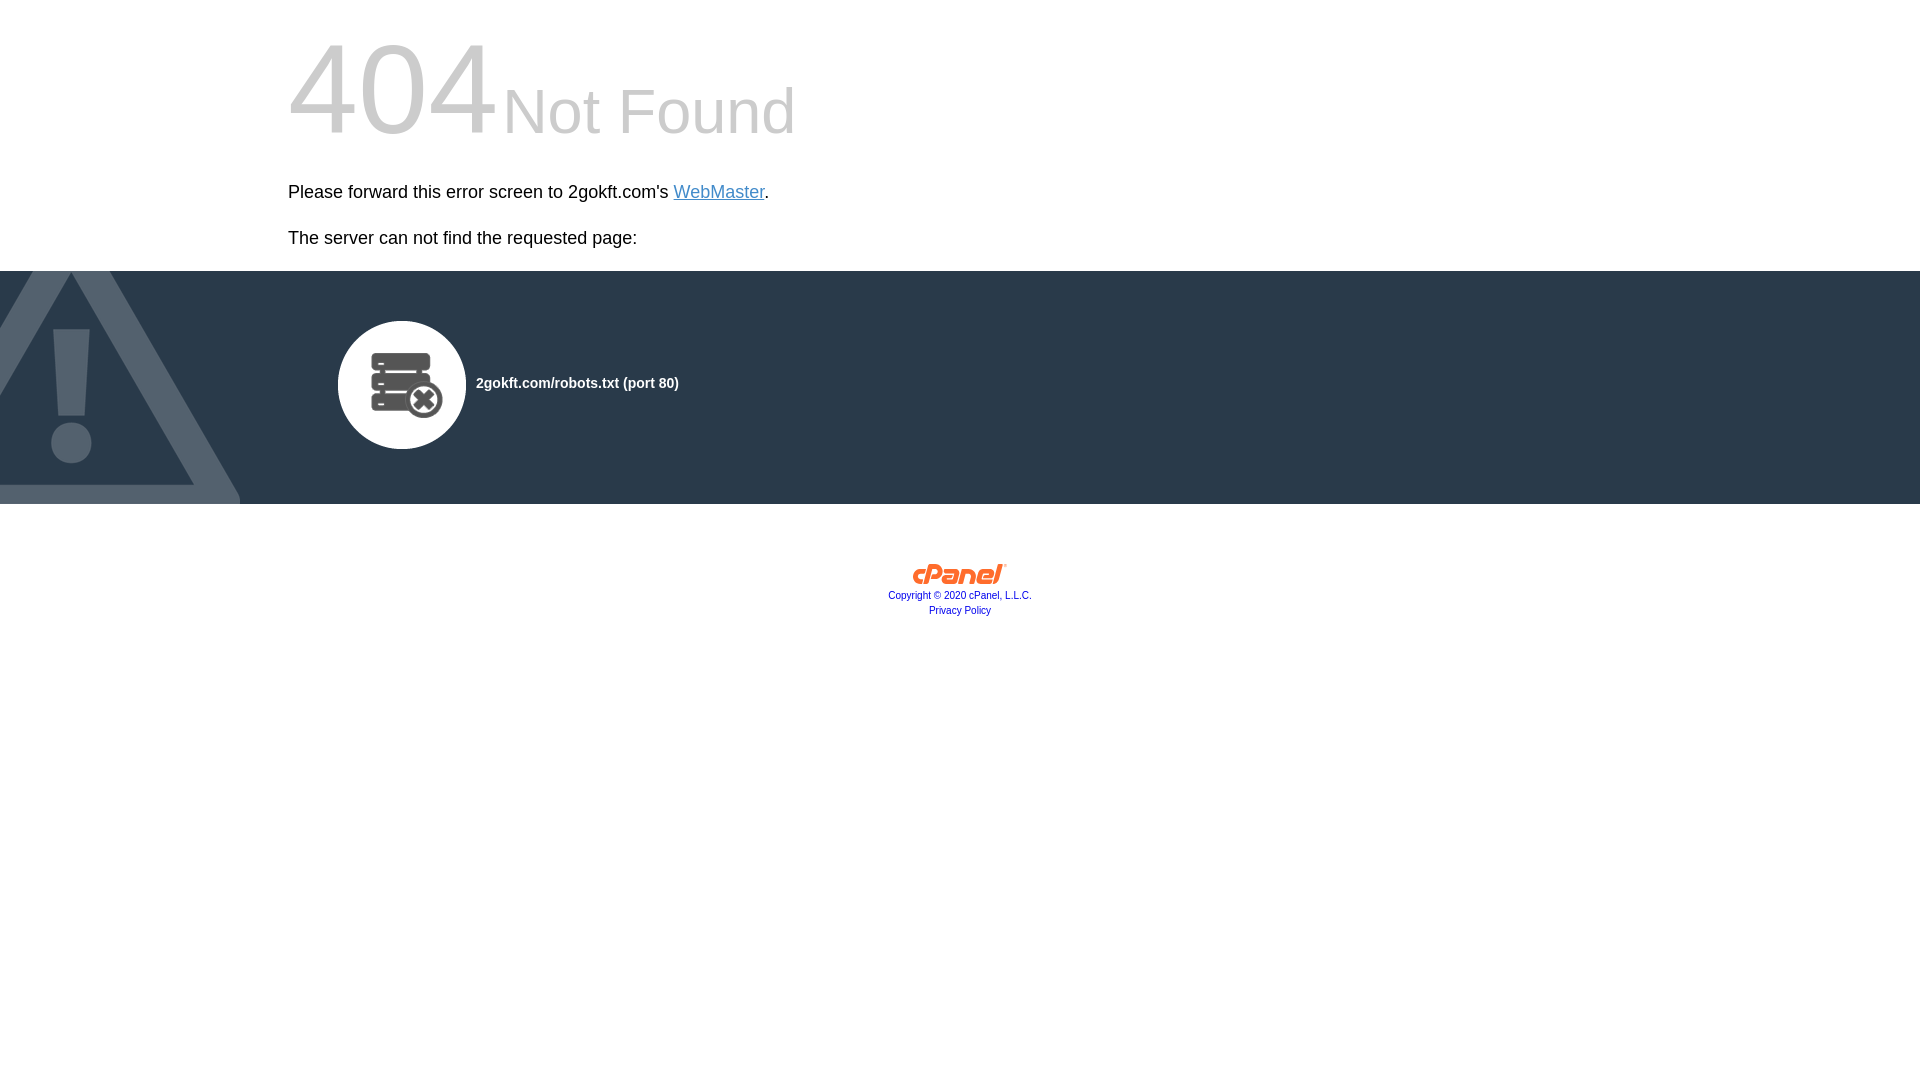  Describe the element at coordinates (960, 609) in the screenshot. I see `'Privacy Policy'` at that location.